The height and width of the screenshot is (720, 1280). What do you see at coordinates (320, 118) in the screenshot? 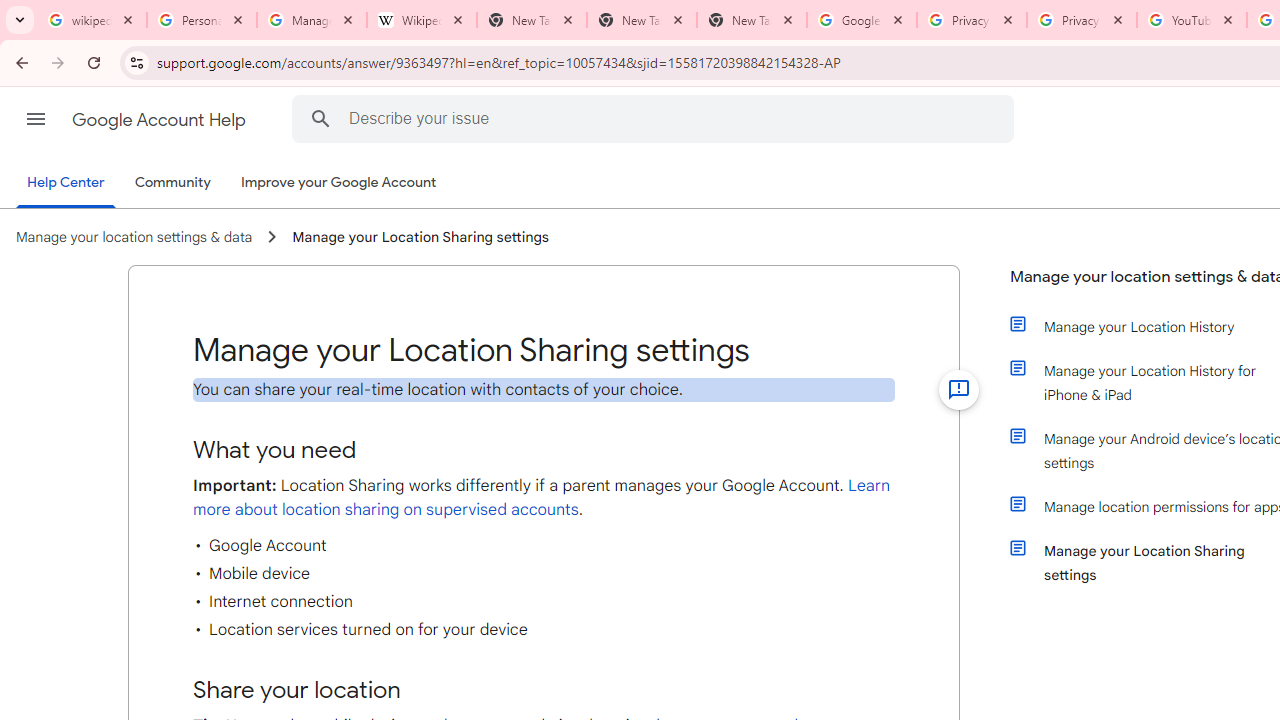
I see `'Search Help Center'` at bounding box center [320, 118].